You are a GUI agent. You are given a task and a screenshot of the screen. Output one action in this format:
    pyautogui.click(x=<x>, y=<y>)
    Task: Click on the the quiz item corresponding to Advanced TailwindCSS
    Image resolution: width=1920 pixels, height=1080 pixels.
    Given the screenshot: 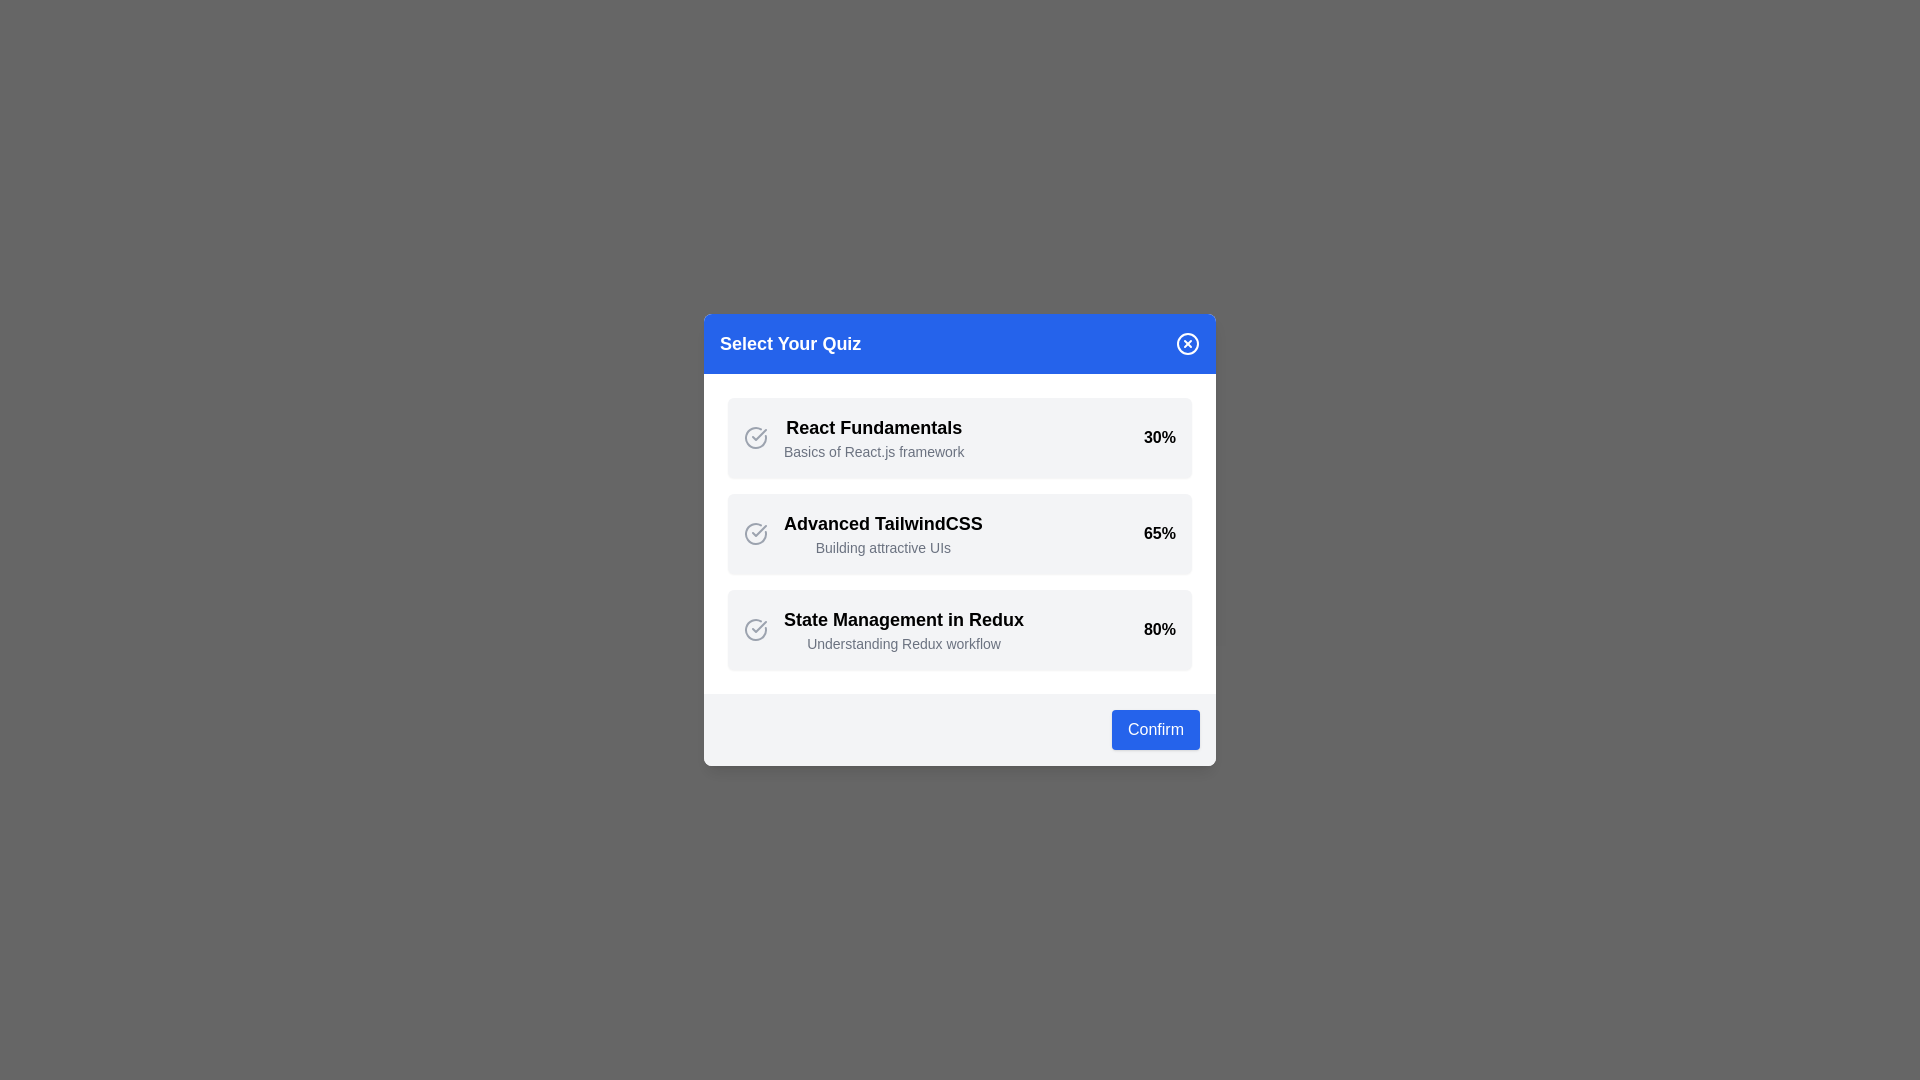 What is the action you would take?
    pyautogui.click(x=960, y=532)
    